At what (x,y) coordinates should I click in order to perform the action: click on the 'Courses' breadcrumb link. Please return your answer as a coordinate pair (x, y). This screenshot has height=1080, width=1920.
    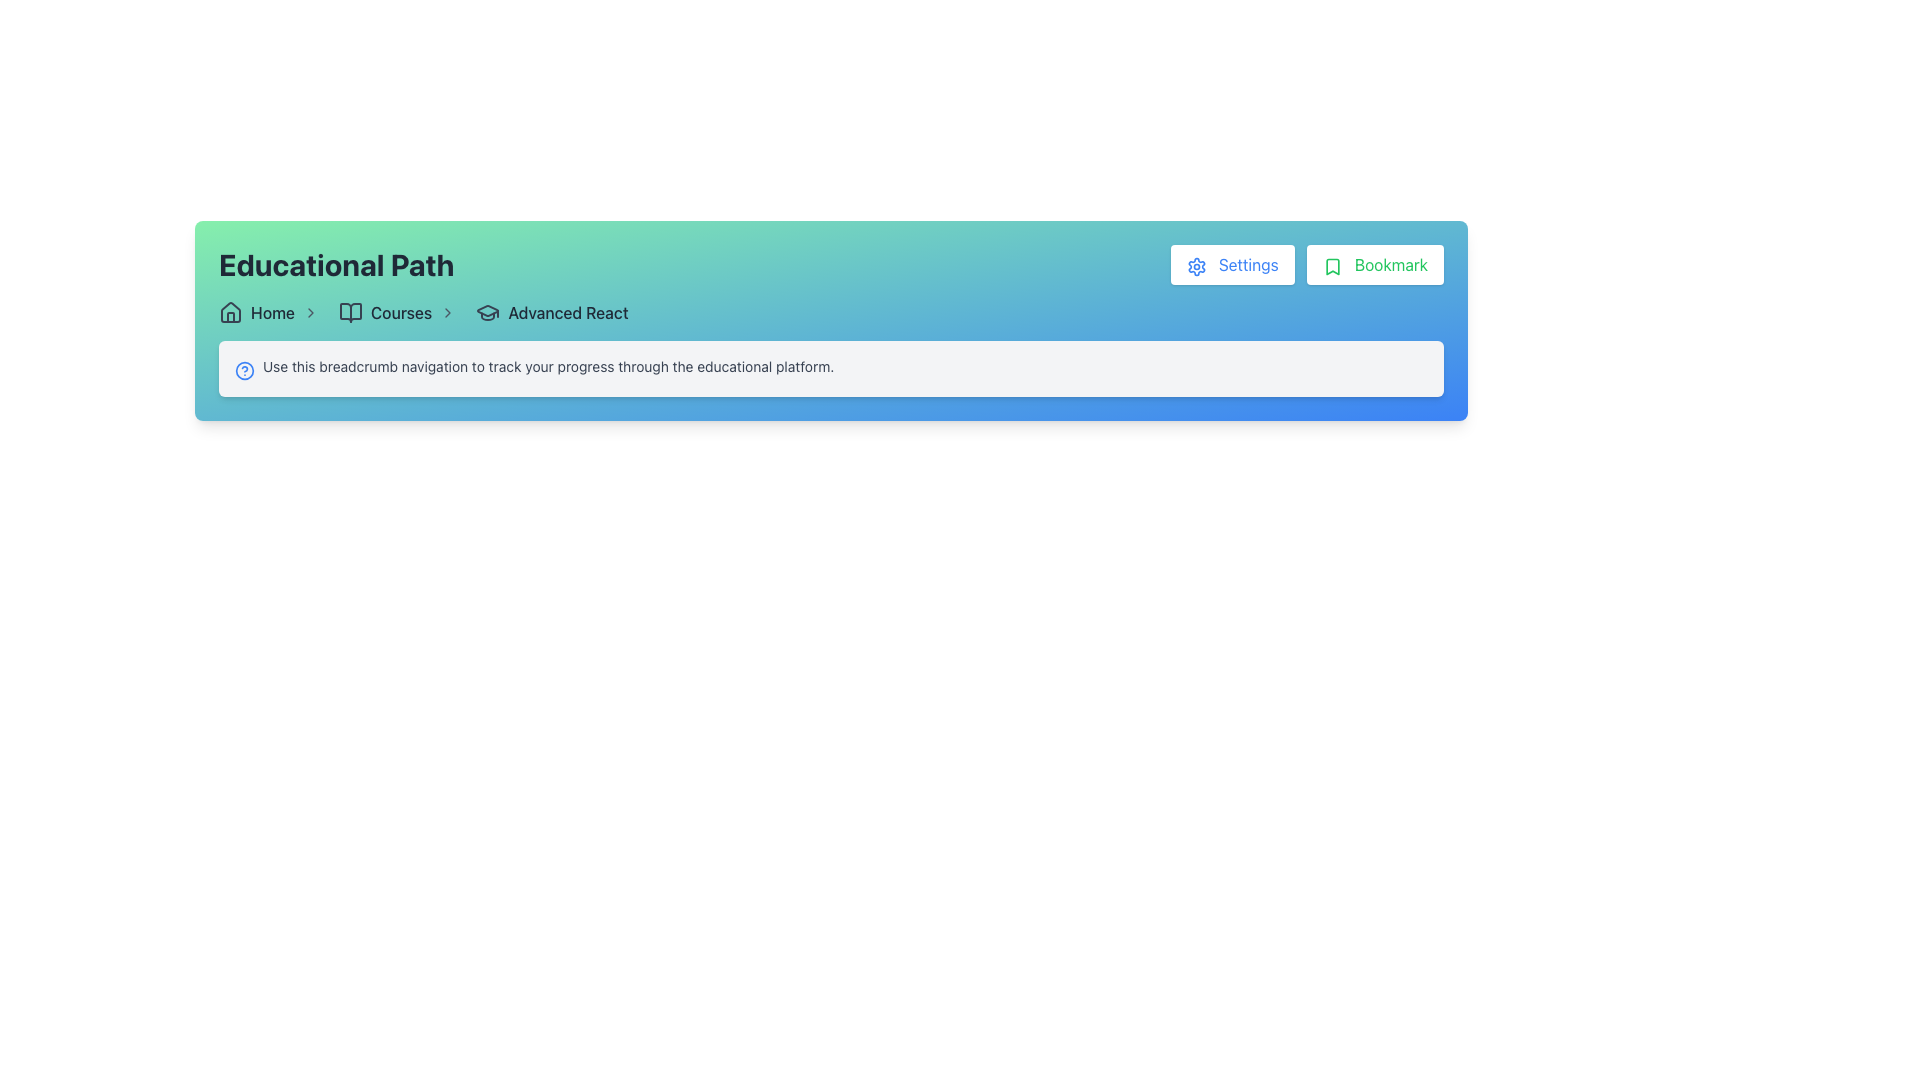
    Looking at the image, I should click on (422, 312).